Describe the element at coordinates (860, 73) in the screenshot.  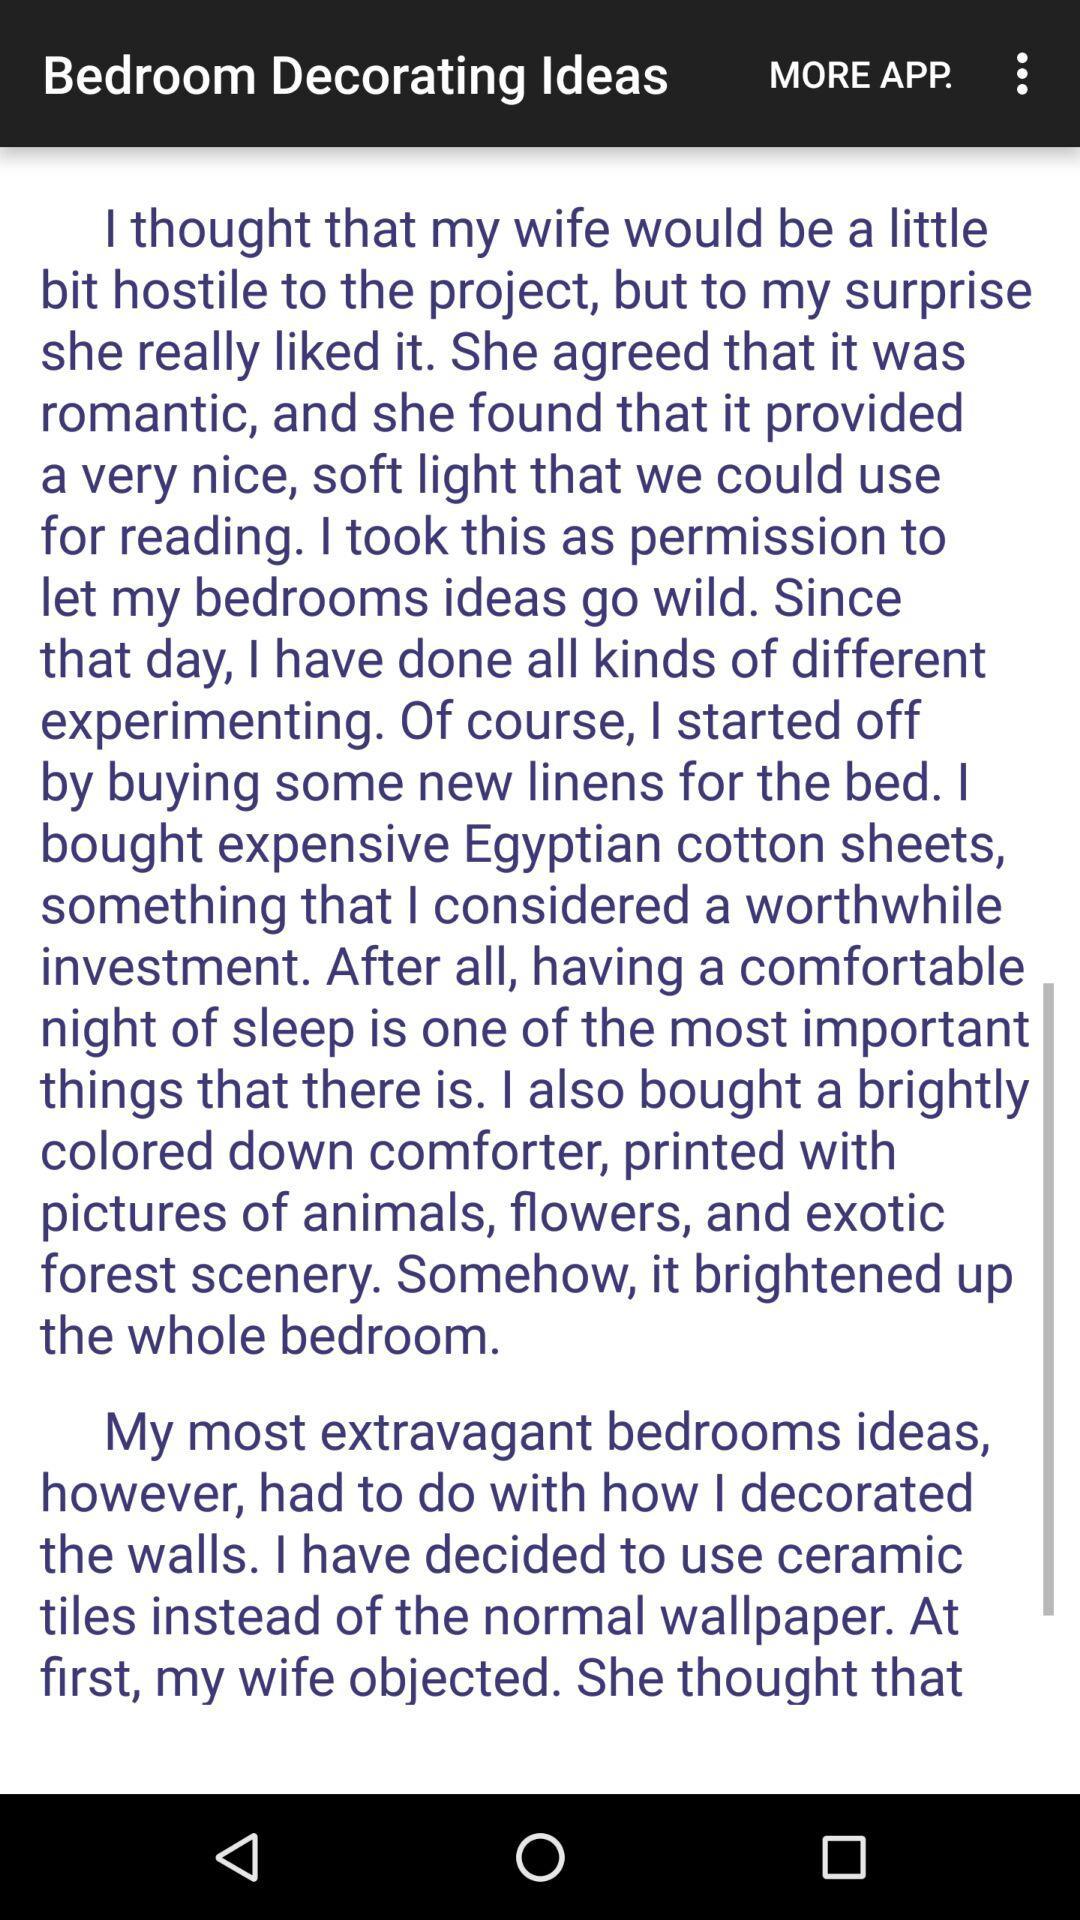
I see `icon next to bedroom decorating ideas` at that location.